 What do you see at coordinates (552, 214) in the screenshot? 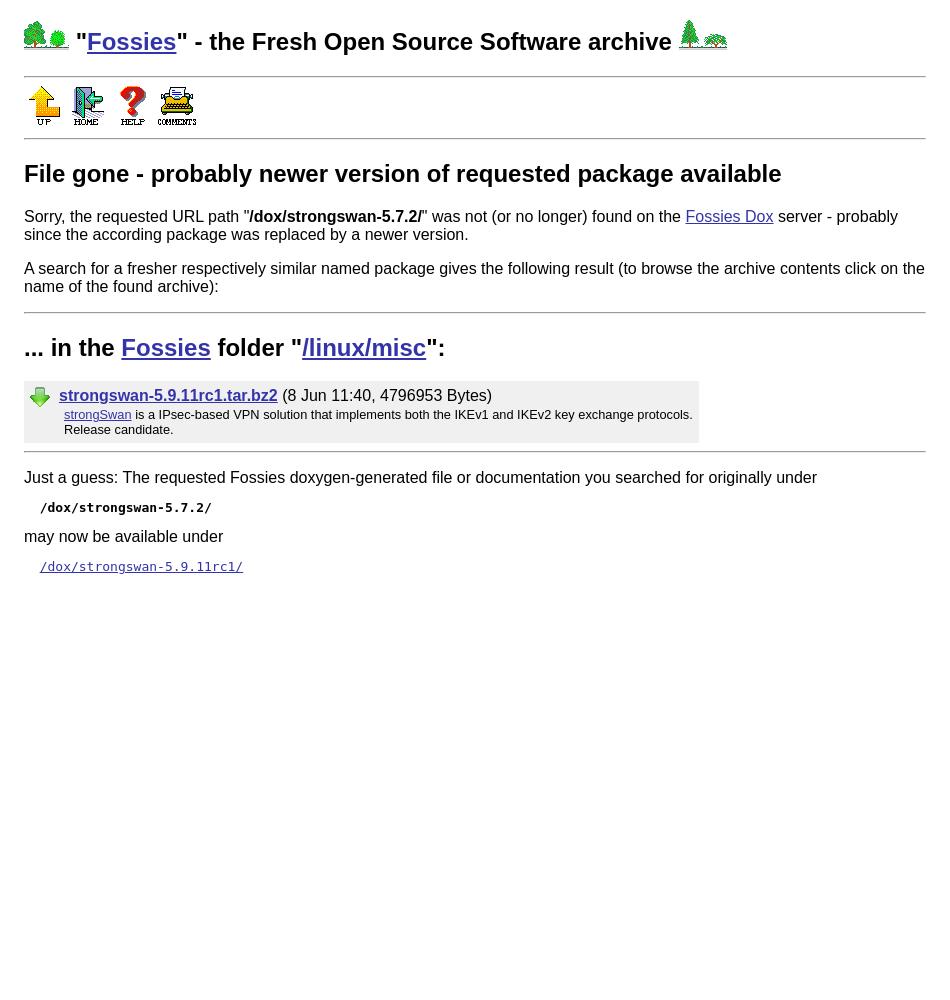
I see `'"
was not (or no longer) found on the'` at bounding box center [552, 214].